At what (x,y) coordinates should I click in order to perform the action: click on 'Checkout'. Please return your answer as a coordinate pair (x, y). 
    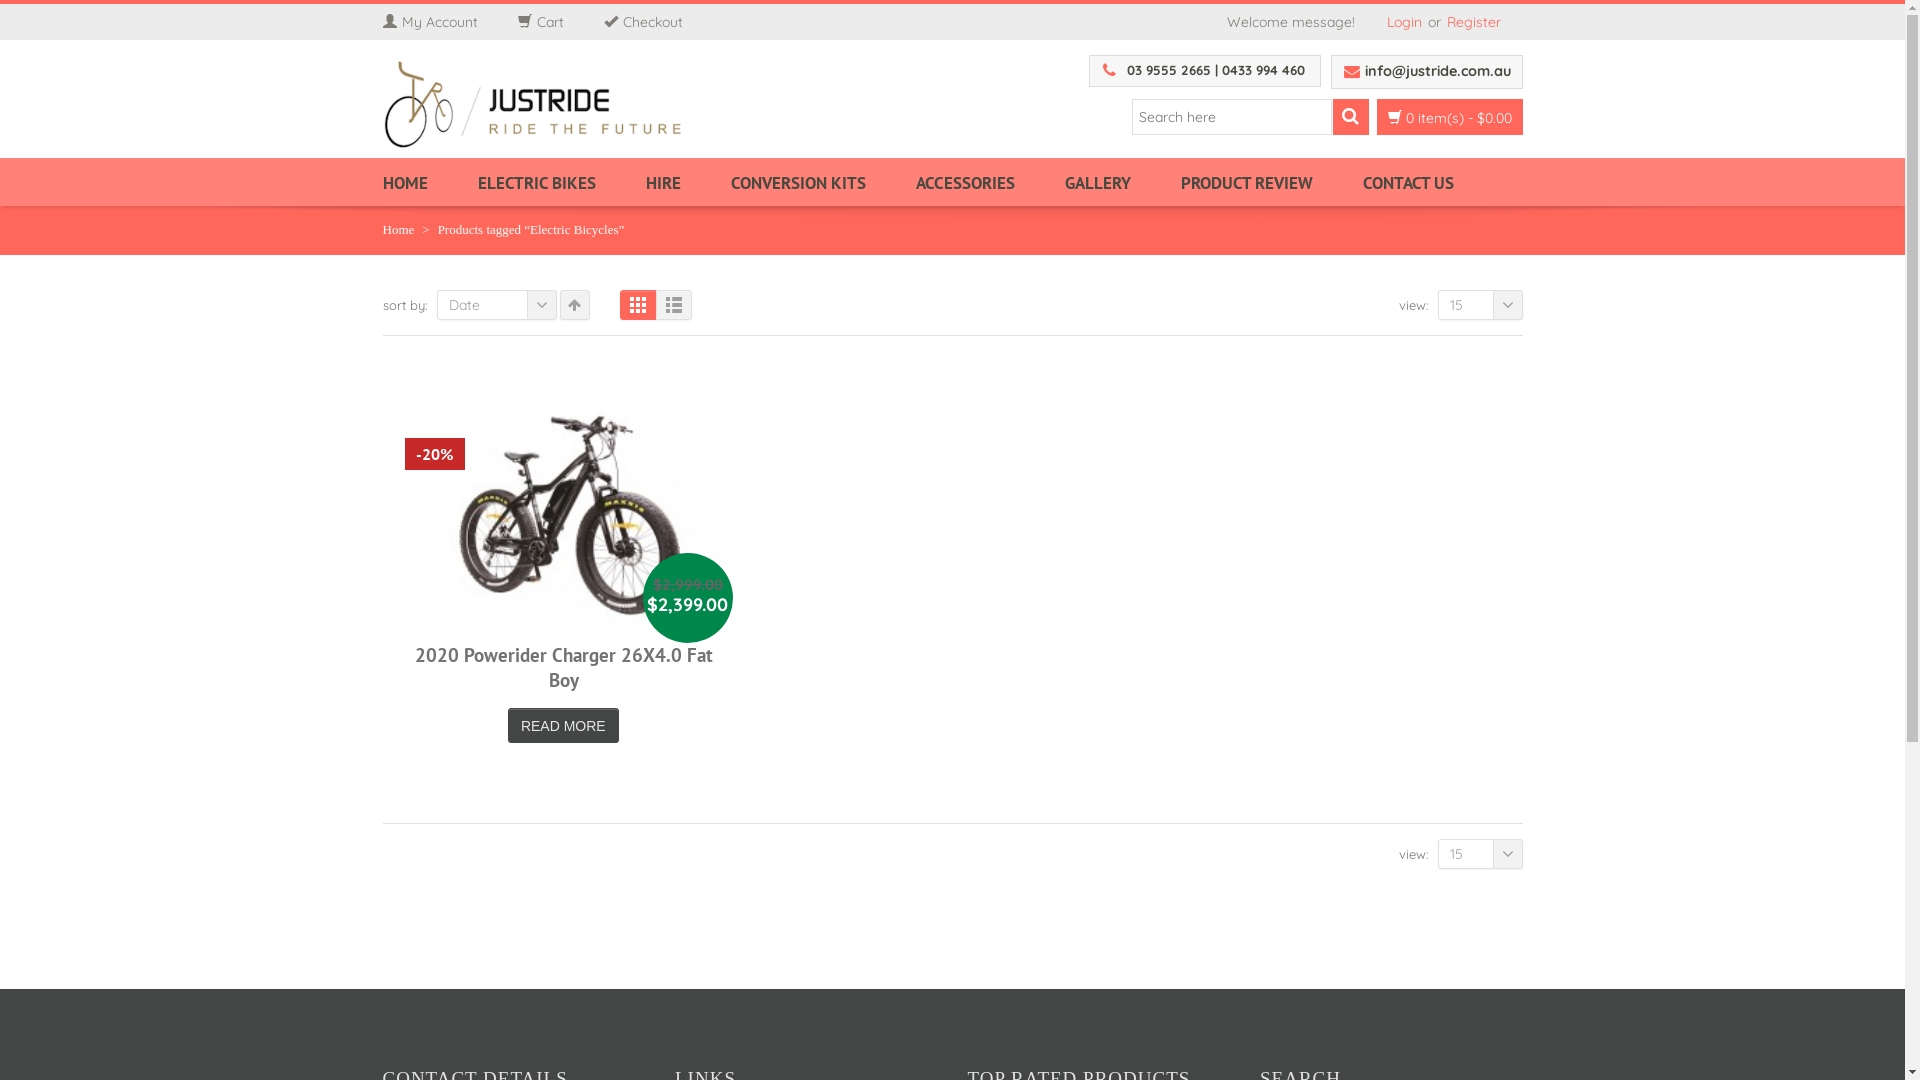
    Looking at the image, I should click on (663, 22).